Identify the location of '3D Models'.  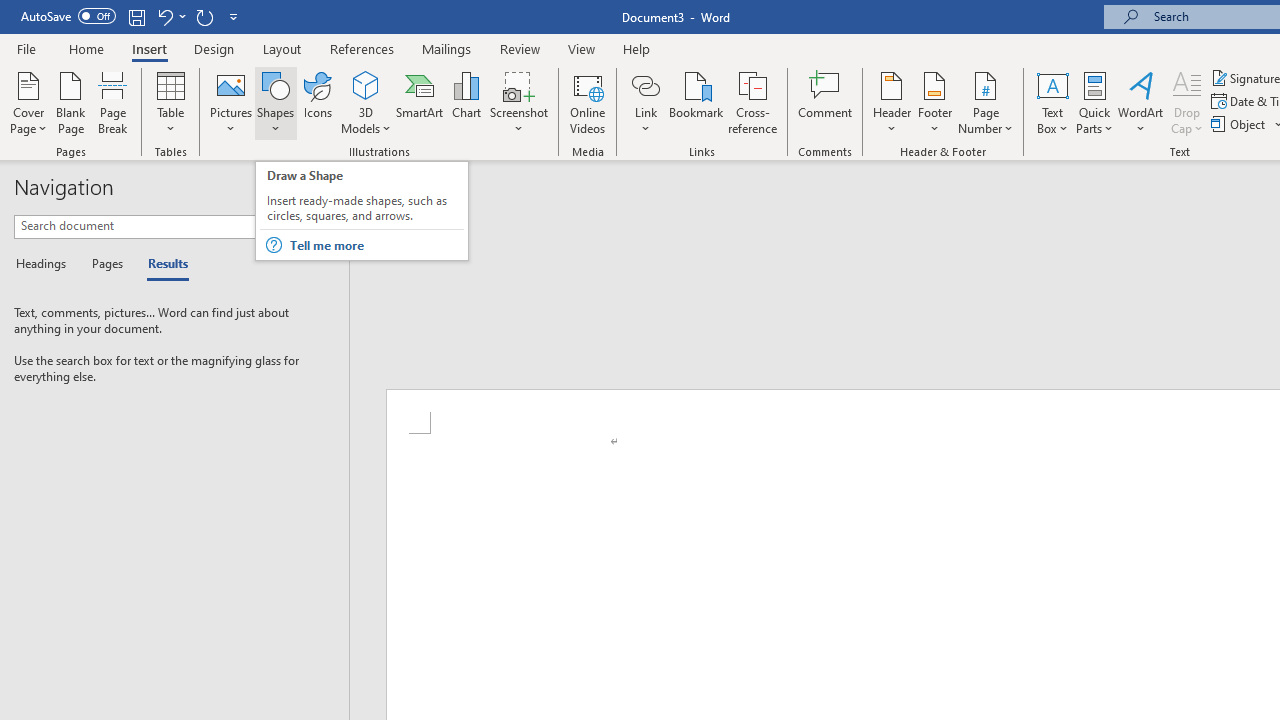
(366, 84).